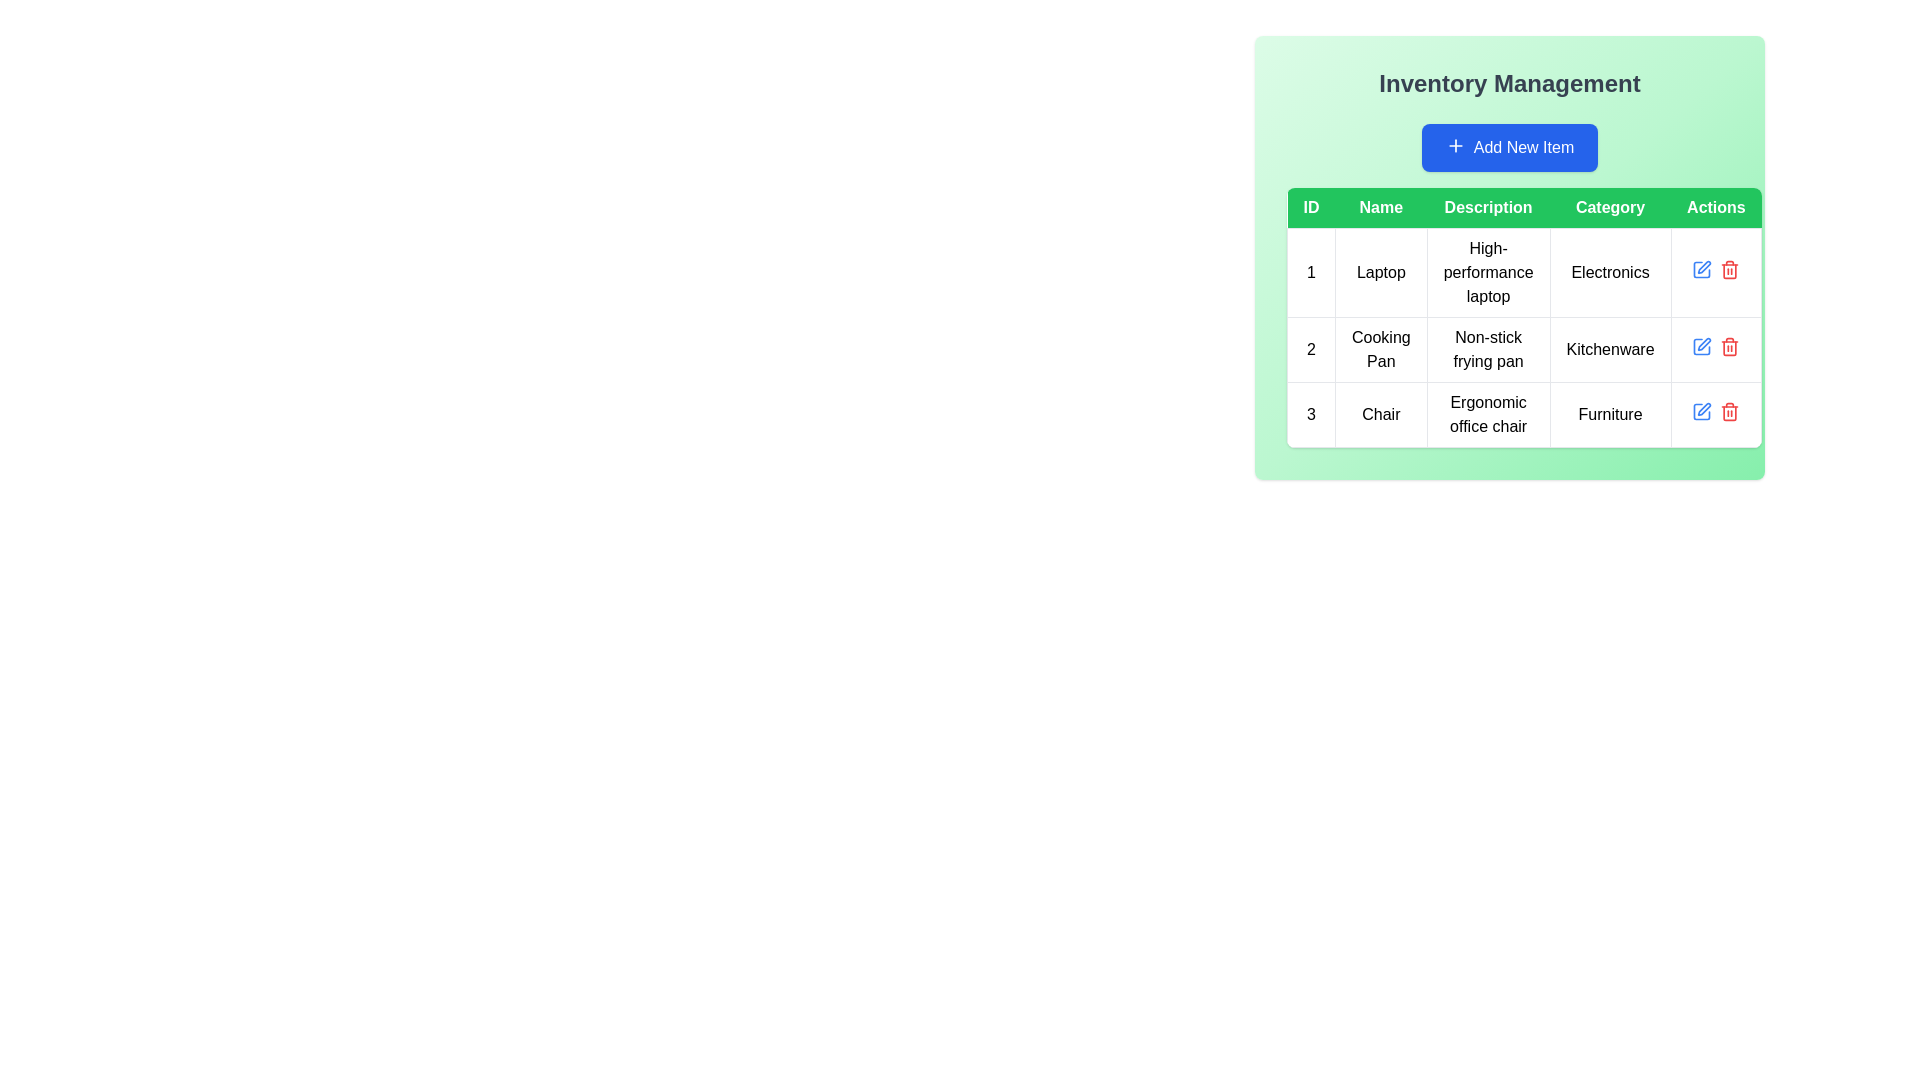 The image size is (1920, 1080). Describe the element at coordinates (1610, 414) in the screenshot. I see `the informational text label in the third row under the 'Category' column of the inventory items table` at that location.